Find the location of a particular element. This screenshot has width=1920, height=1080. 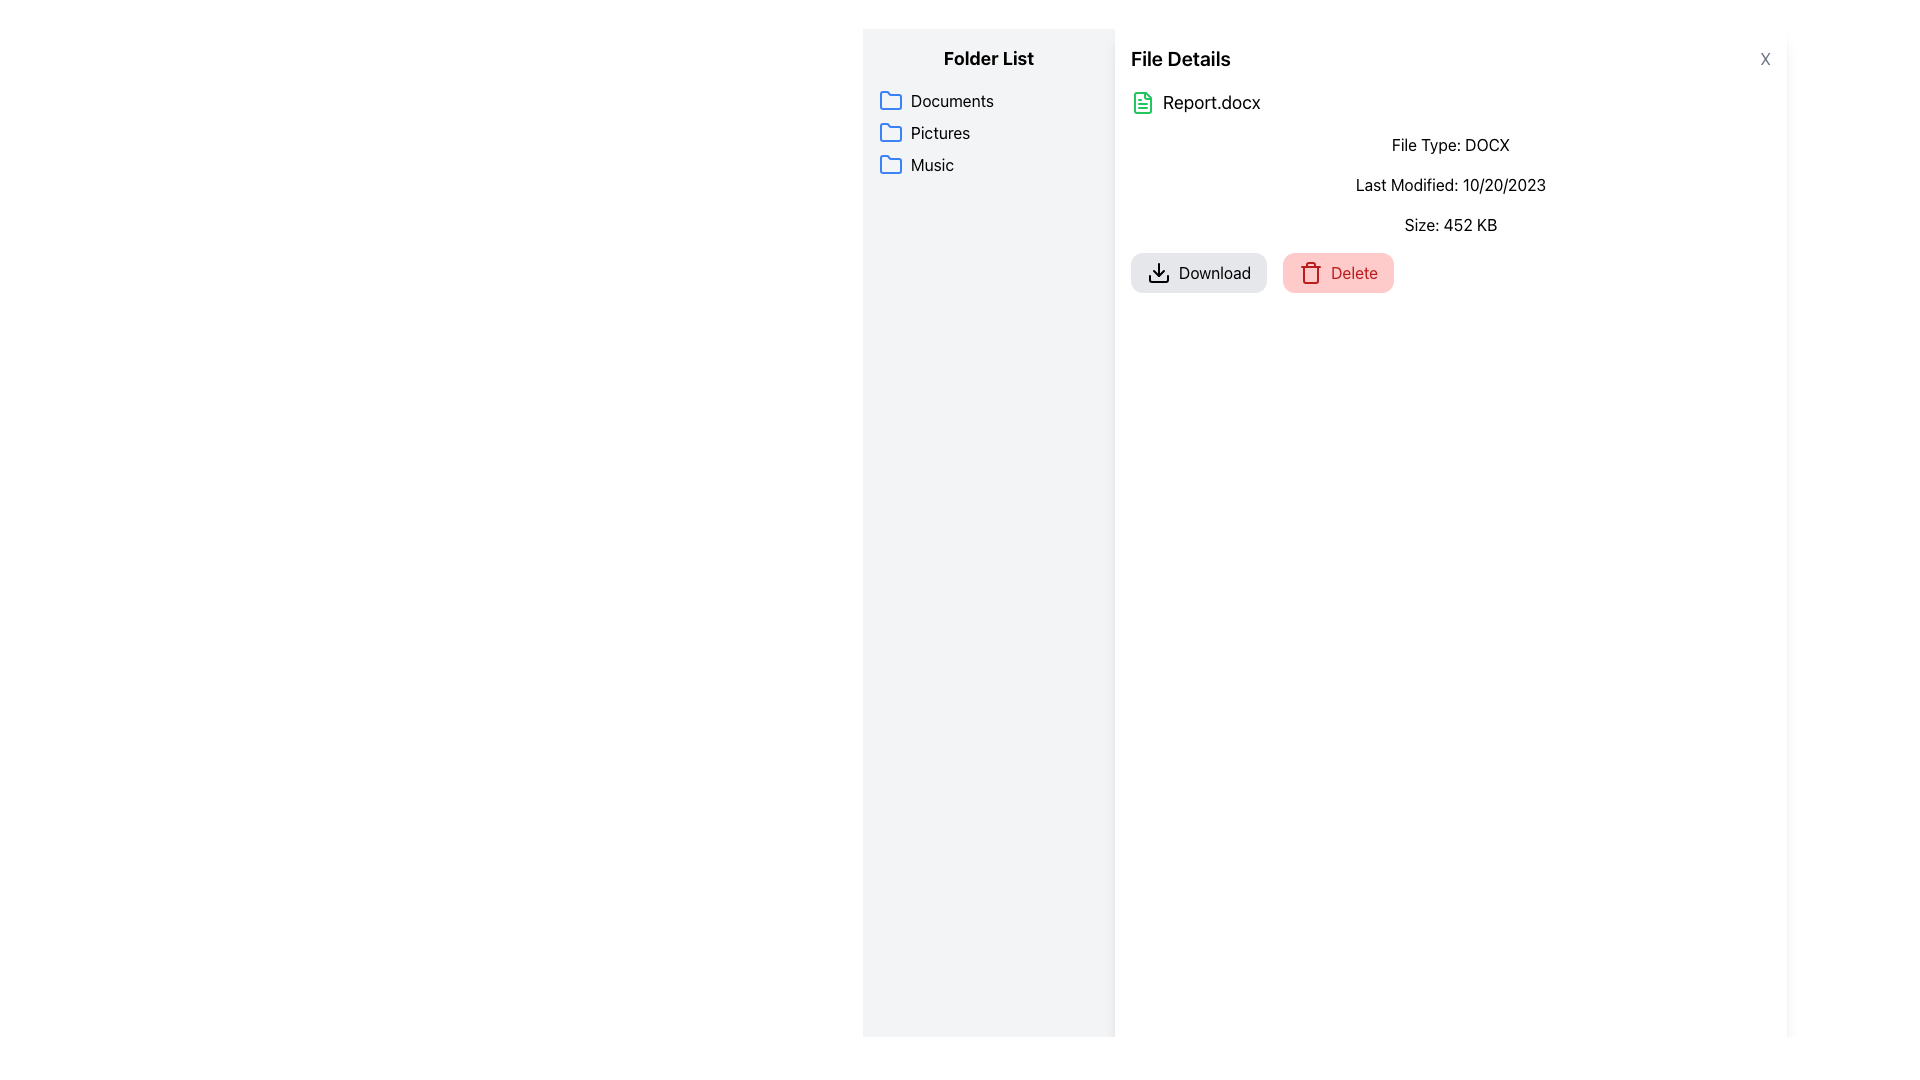

the download button located in the 'File Details' section to initiate the download of the 'Report.docx' document is located at coordinates (1199, 273).